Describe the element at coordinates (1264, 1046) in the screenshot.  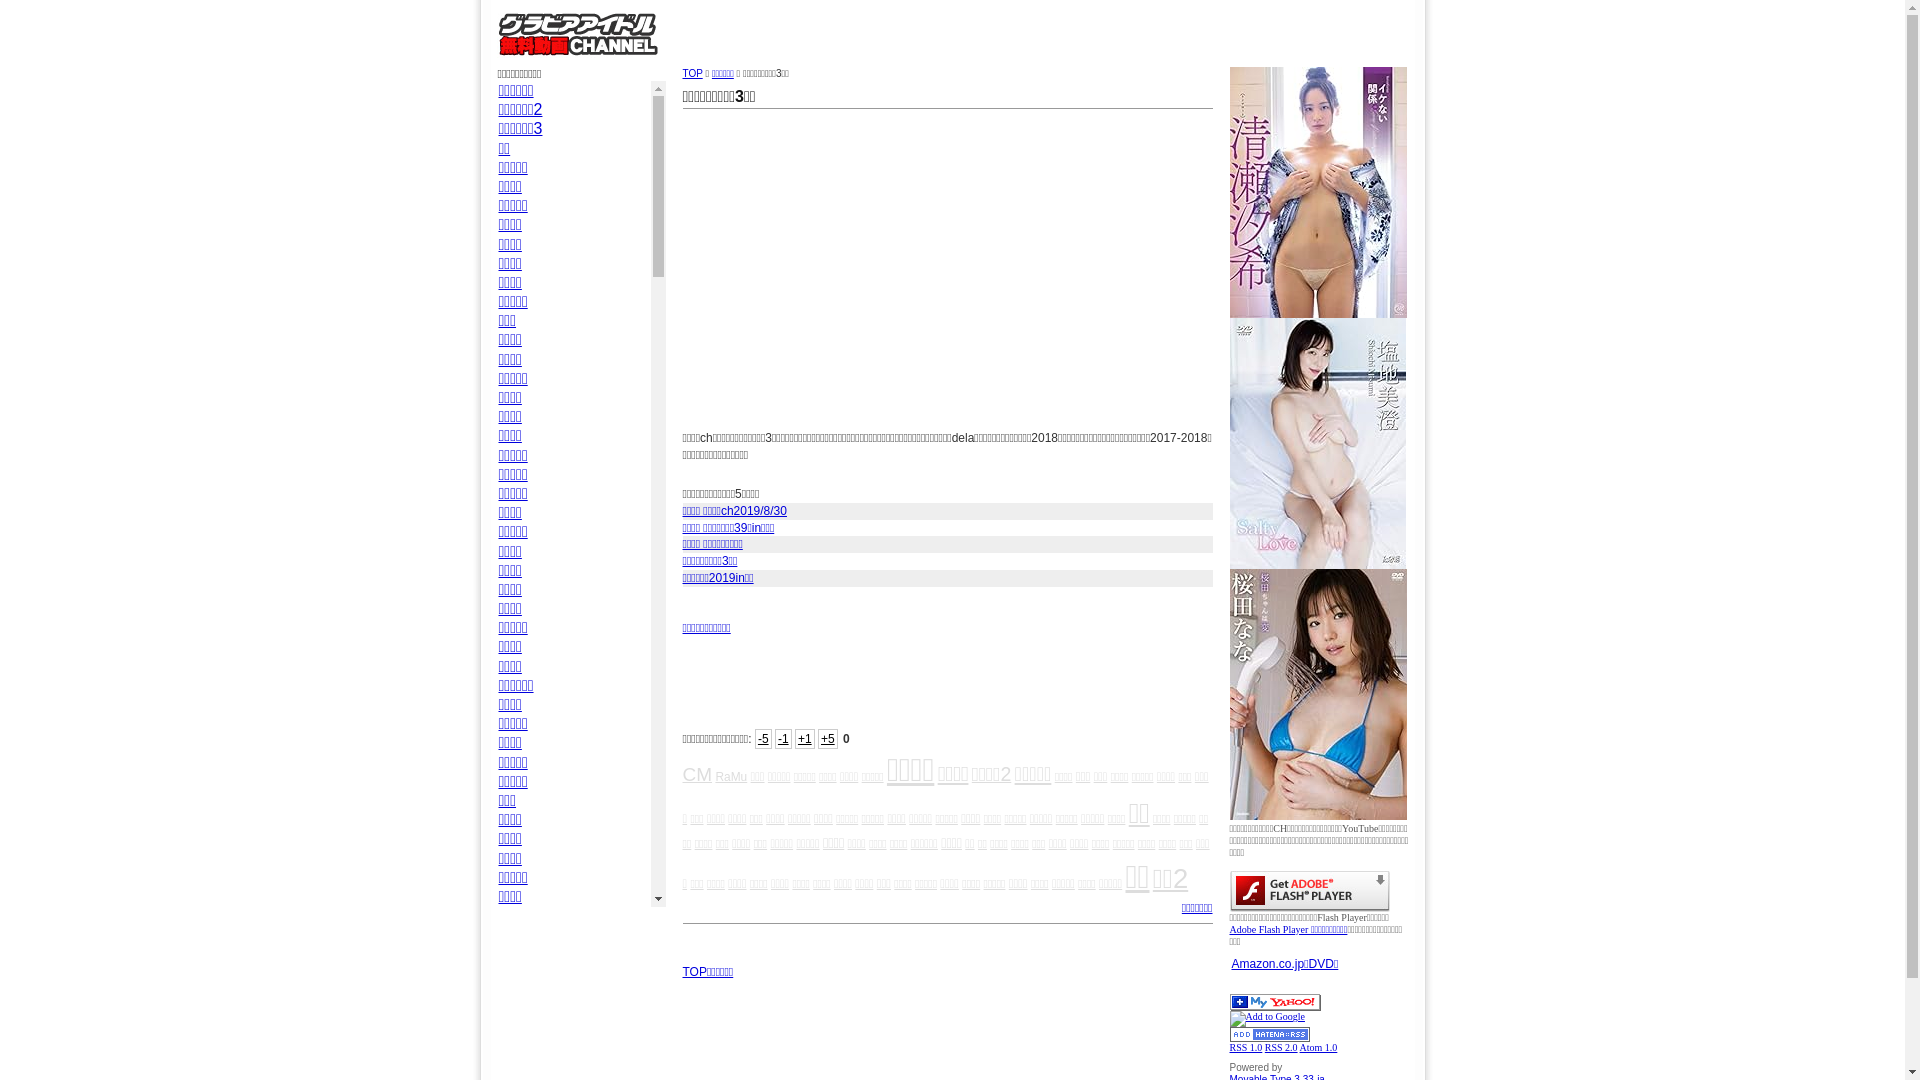
I see `'RSS 2.0'` at that location.